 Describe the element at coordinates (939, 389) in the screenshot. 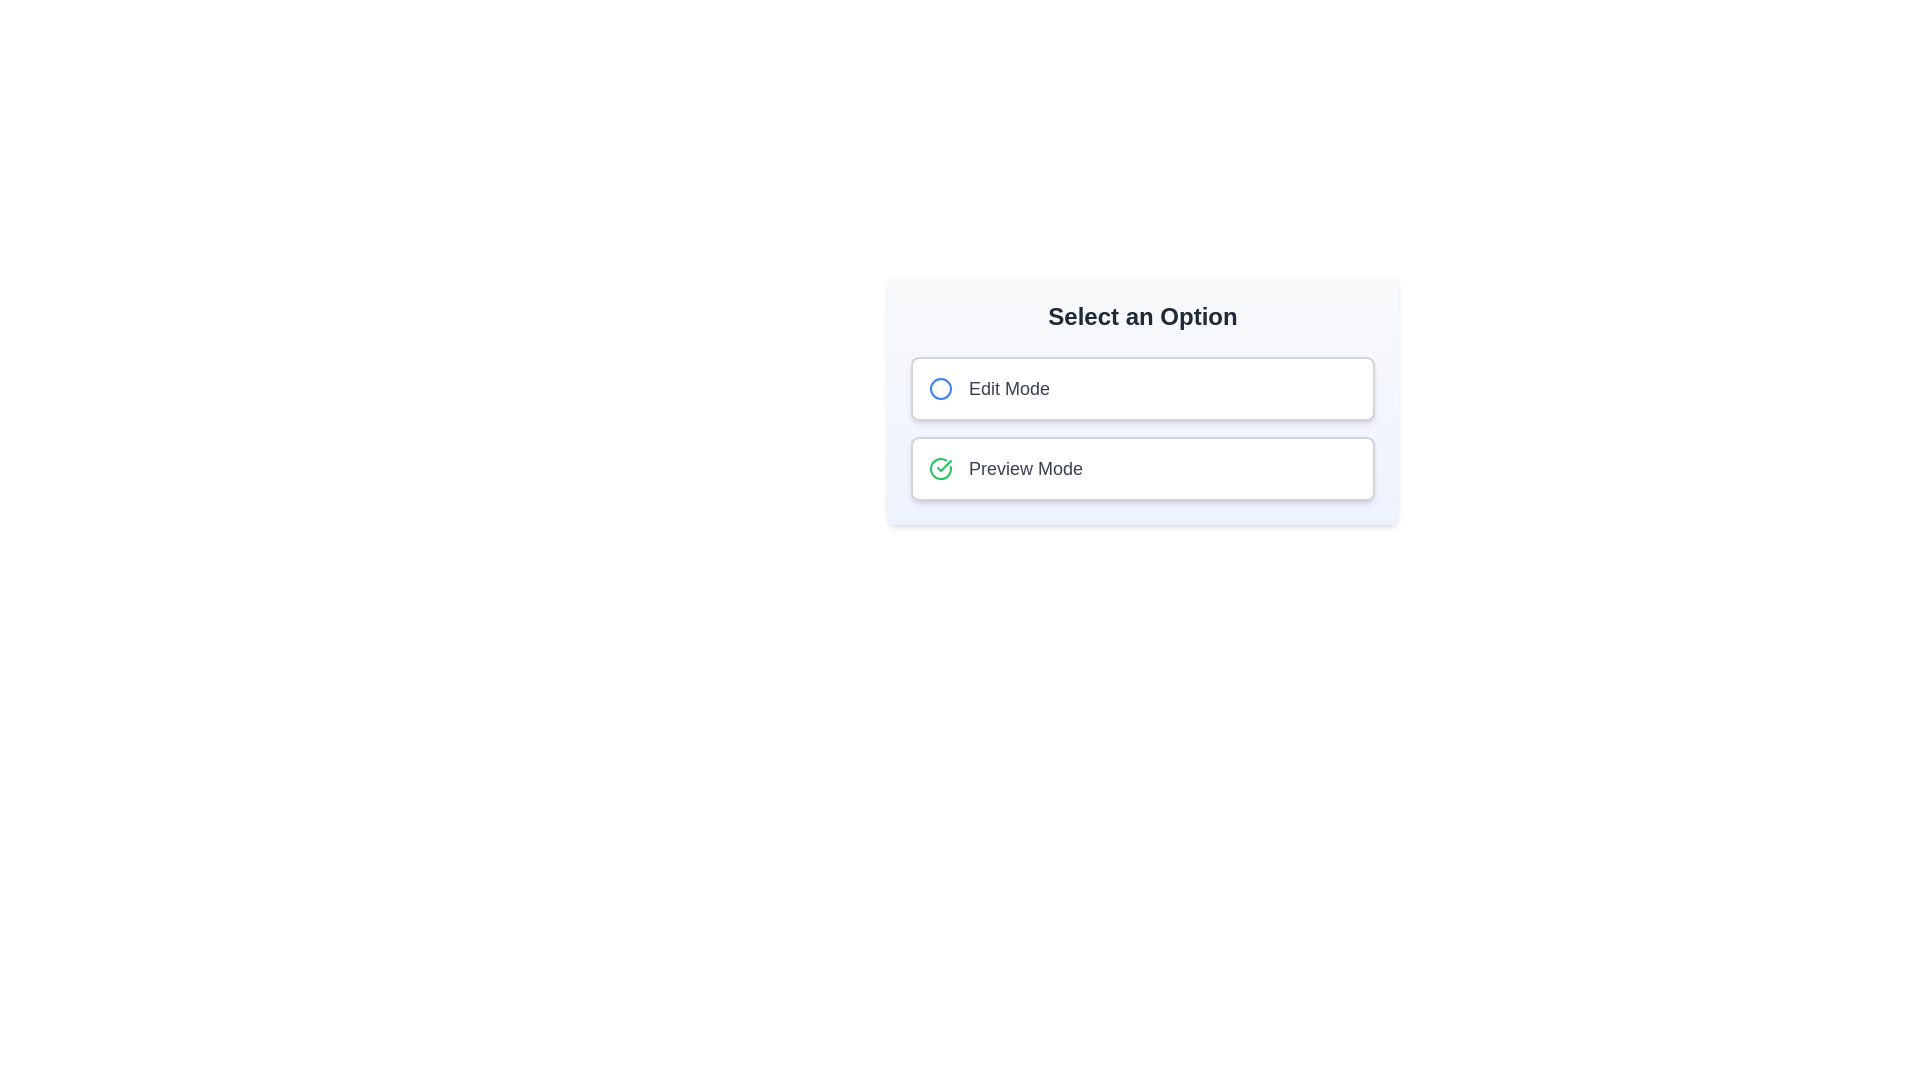

I see `the 'Edit Mode' icon located to the immediate left of the text 'Edit Mode' in the vertical list of options` at that location.